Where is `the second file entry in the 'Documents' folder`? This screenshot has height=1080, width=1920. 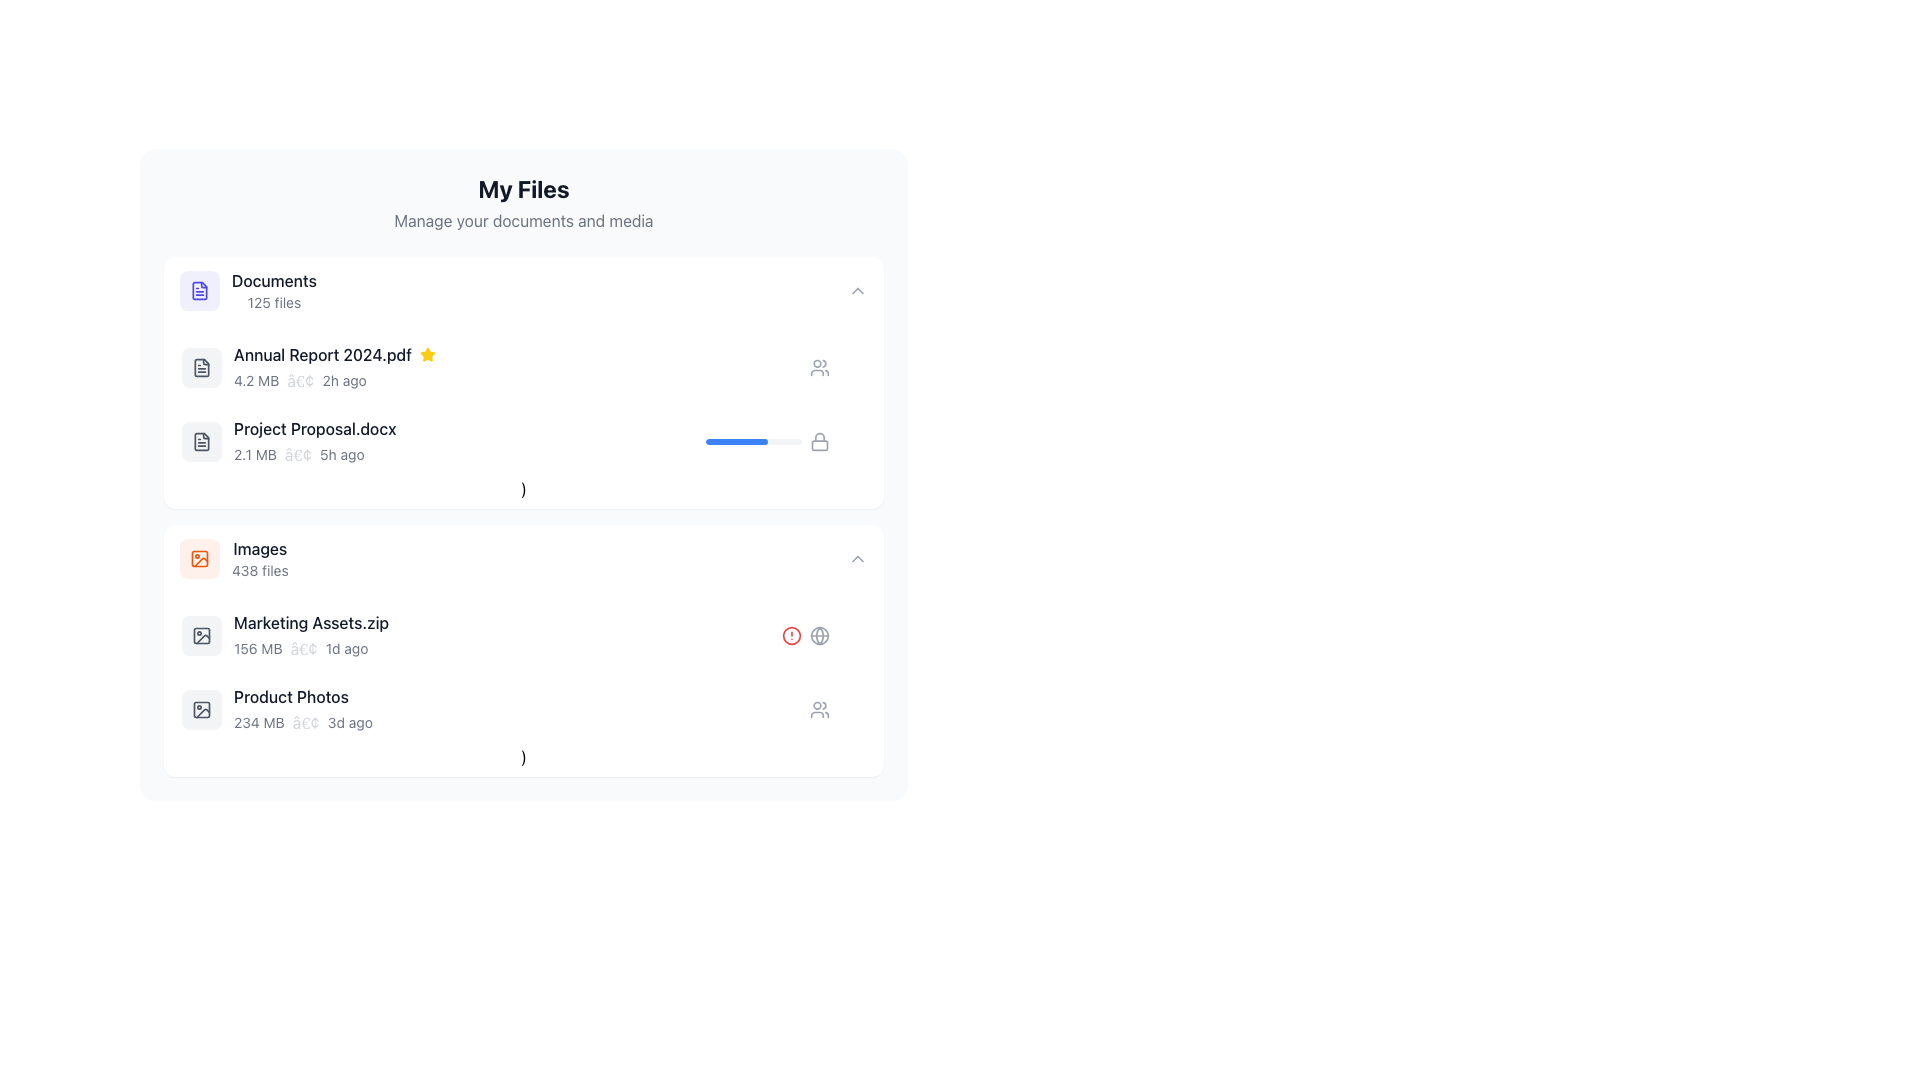 the second file entry in the 'Documents' folder is located at coordinates (523, 441).